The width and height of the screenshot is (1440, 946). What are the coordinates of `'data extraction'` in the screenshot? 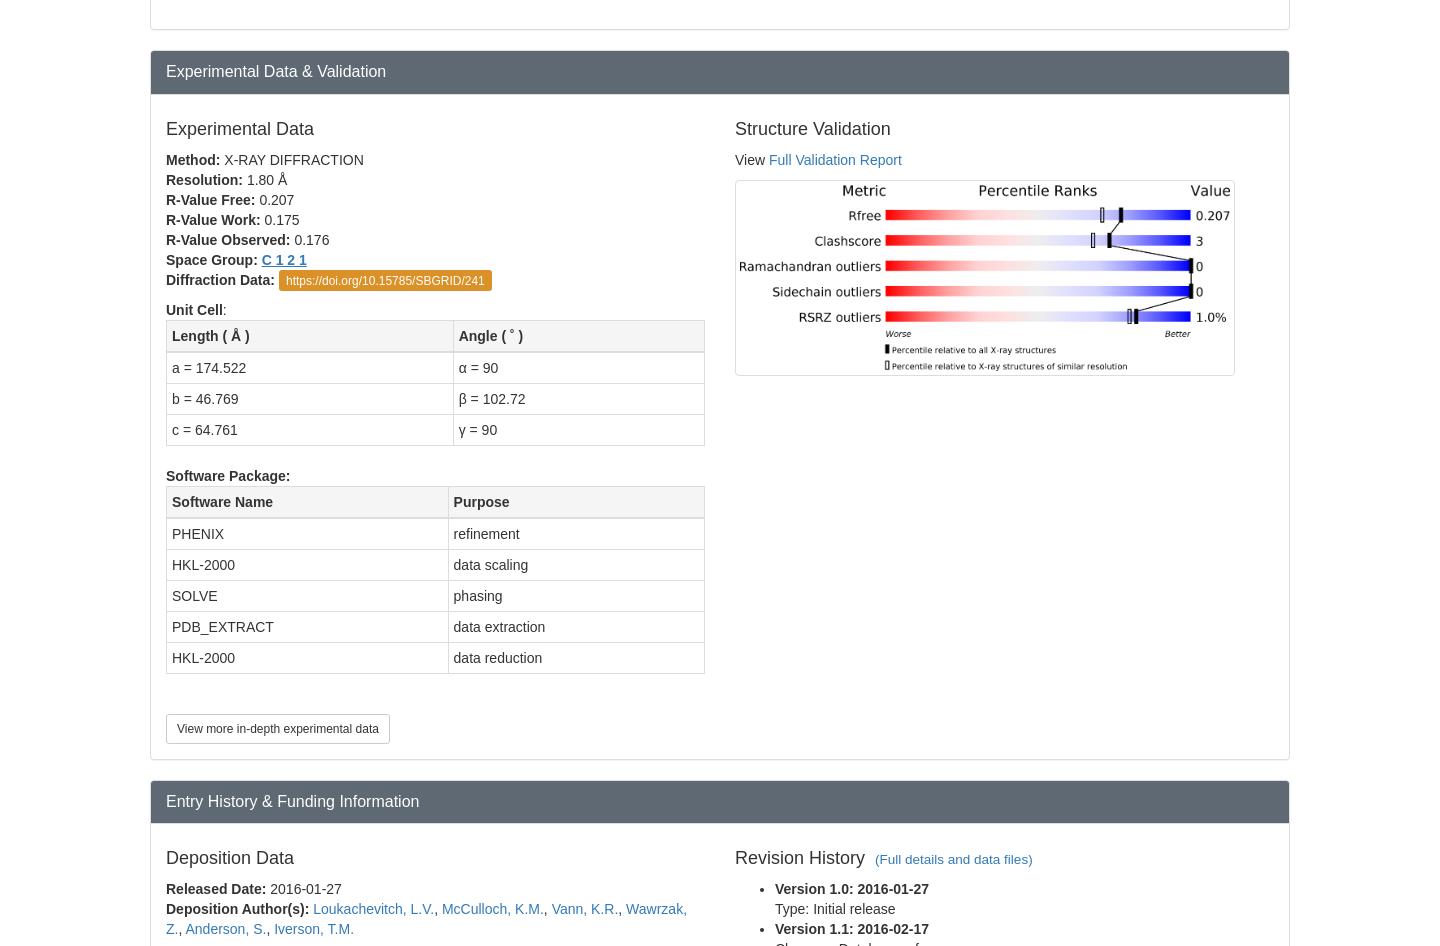 It's located at (497, 624).